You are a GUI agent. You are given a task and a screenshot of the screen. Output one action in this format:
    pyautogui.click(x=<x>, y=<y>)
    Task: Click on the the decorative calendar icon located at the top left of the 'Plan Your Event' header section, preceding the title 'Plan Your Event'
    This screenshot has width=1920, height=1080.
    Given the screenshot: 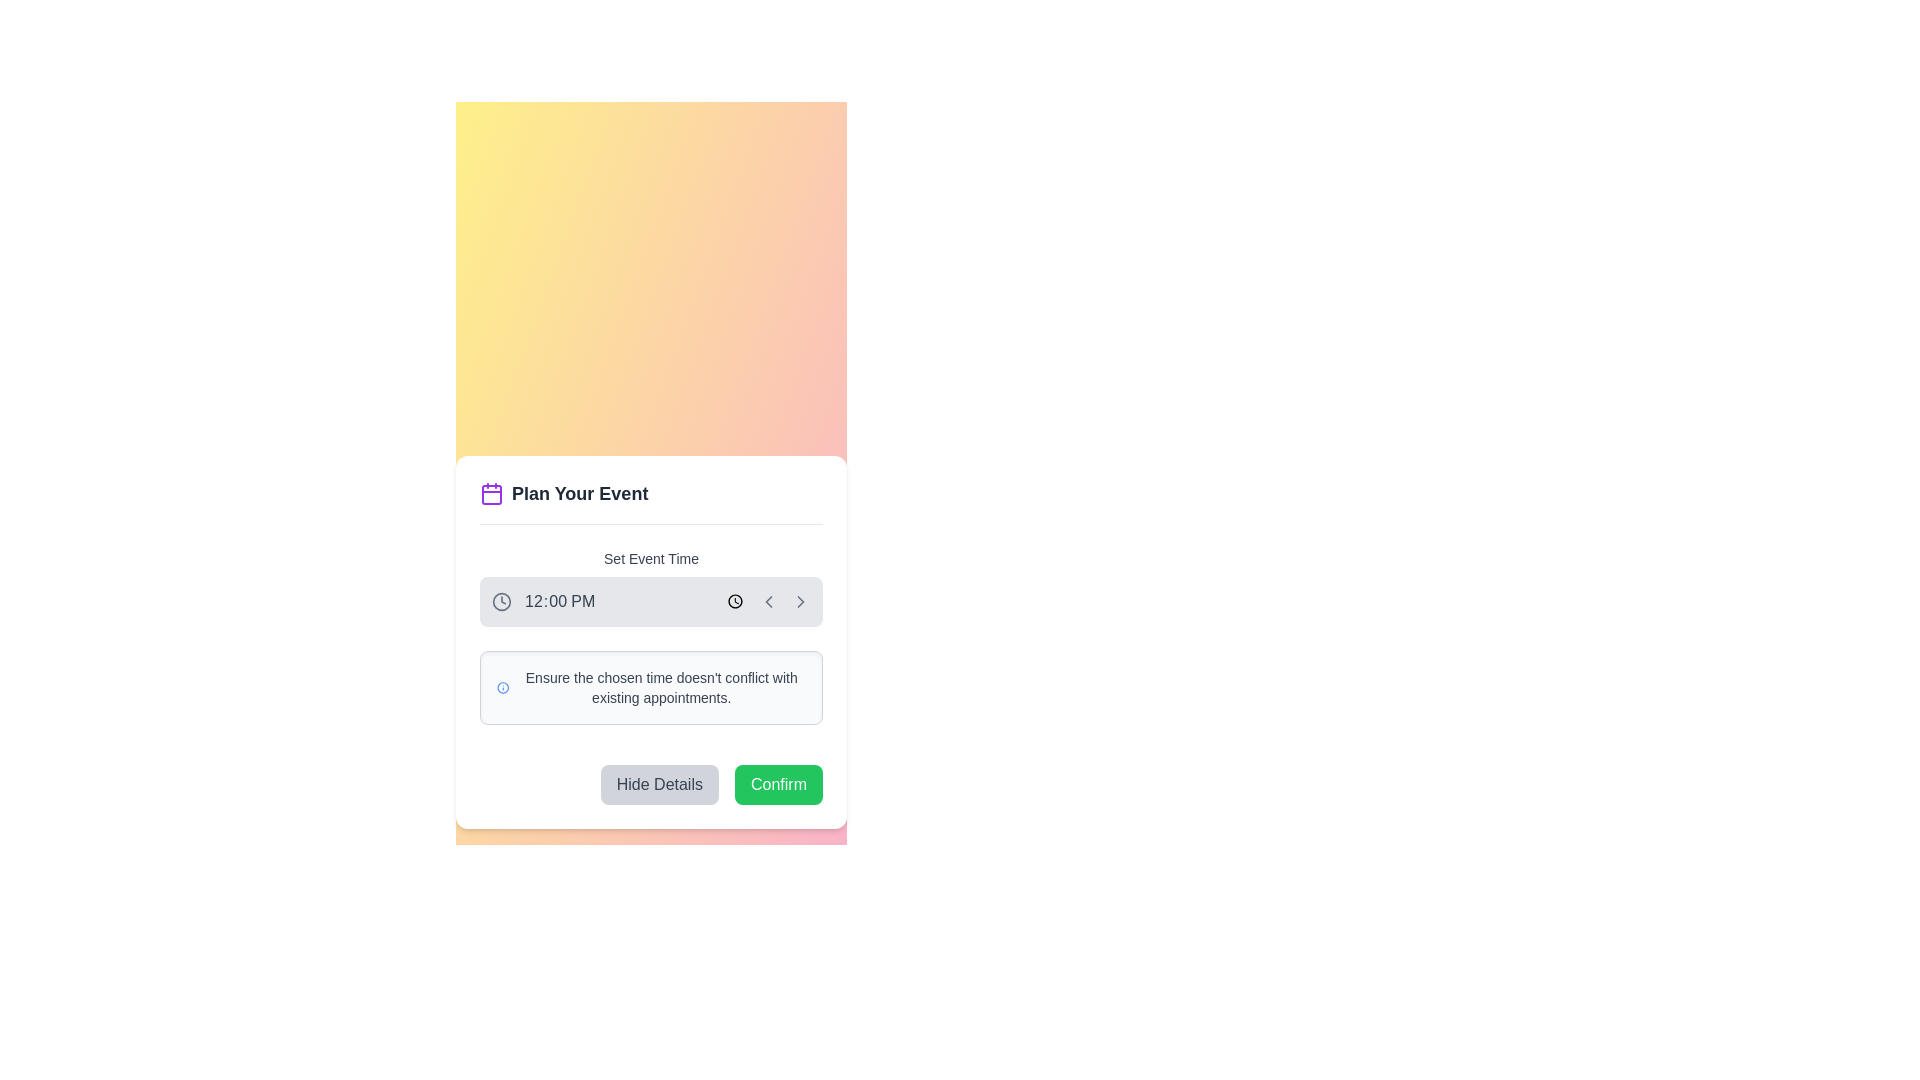 What is the action you would take?
    pyautogui.click(x=491, y=493)
    